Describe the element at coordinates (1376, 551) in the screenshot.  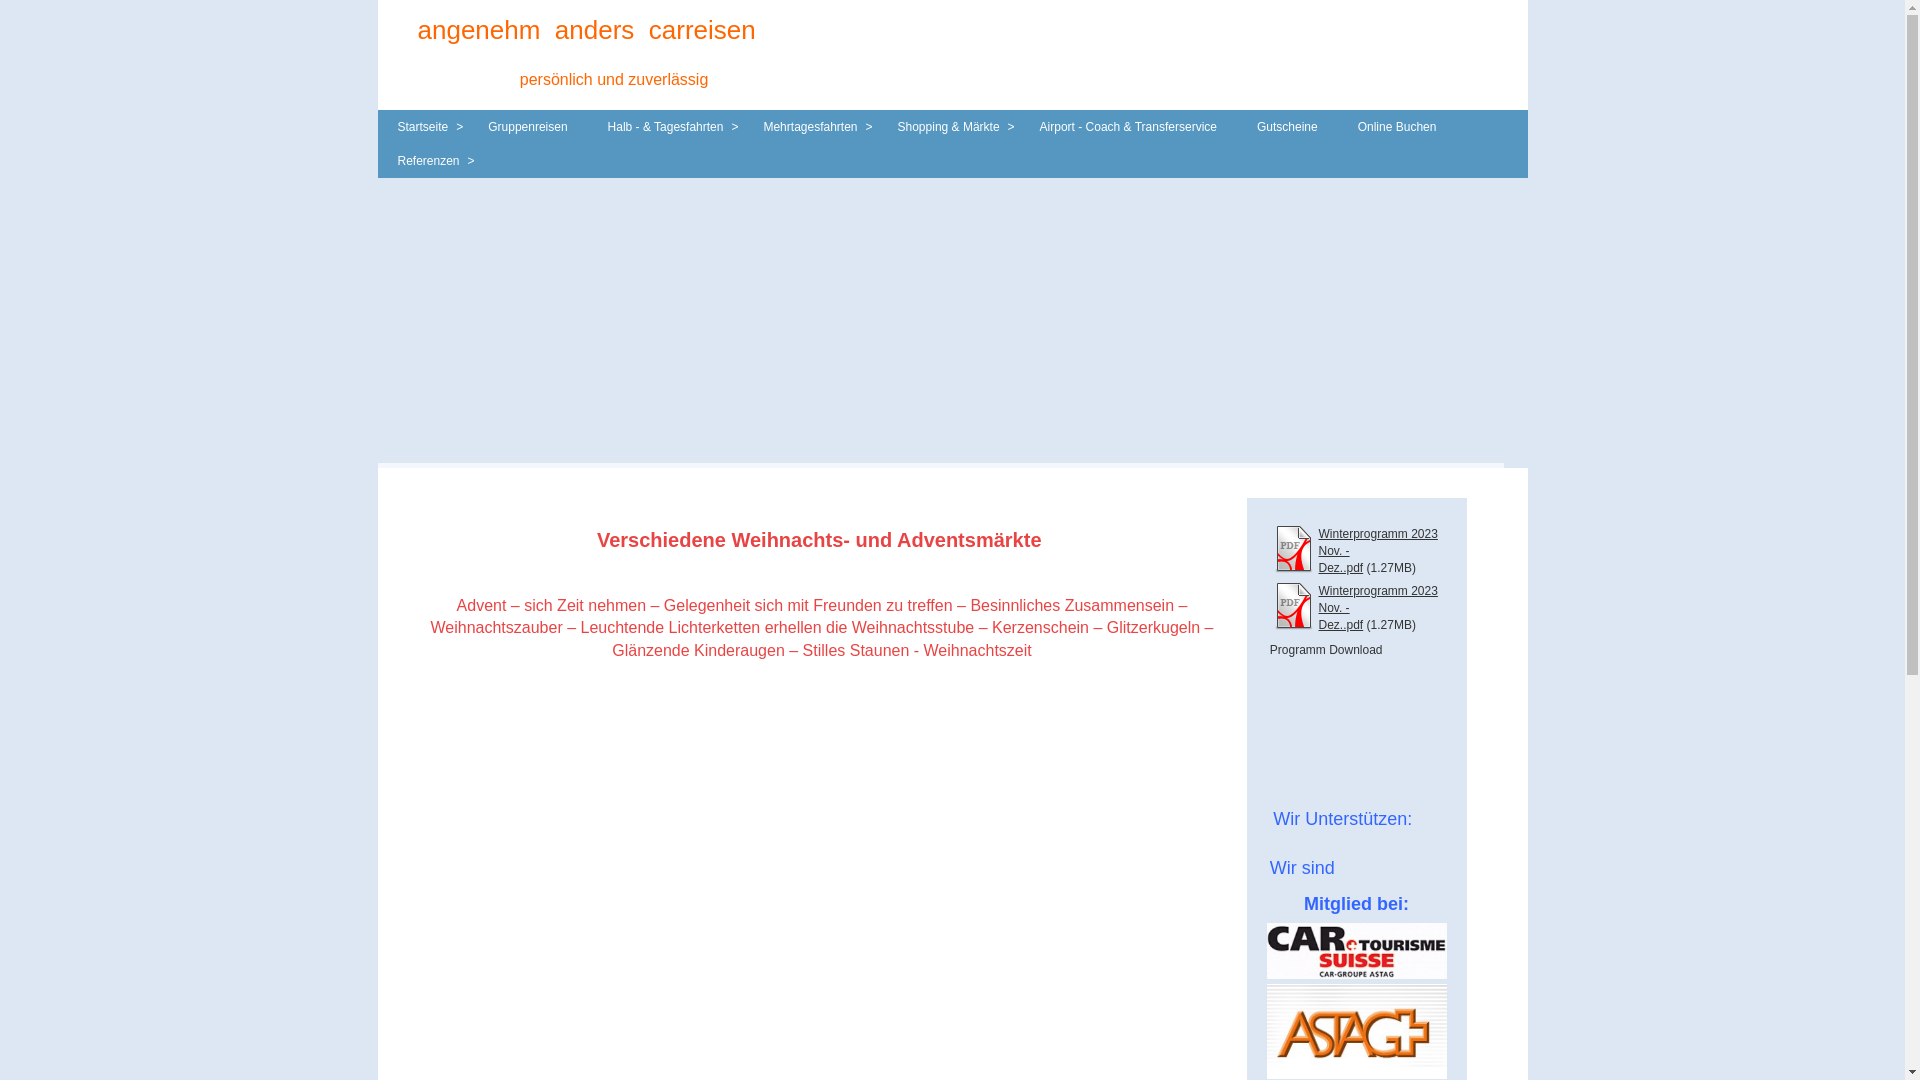
I see `'Winterprogramm 2023 Nov. - Dez..pdf'` at that location.